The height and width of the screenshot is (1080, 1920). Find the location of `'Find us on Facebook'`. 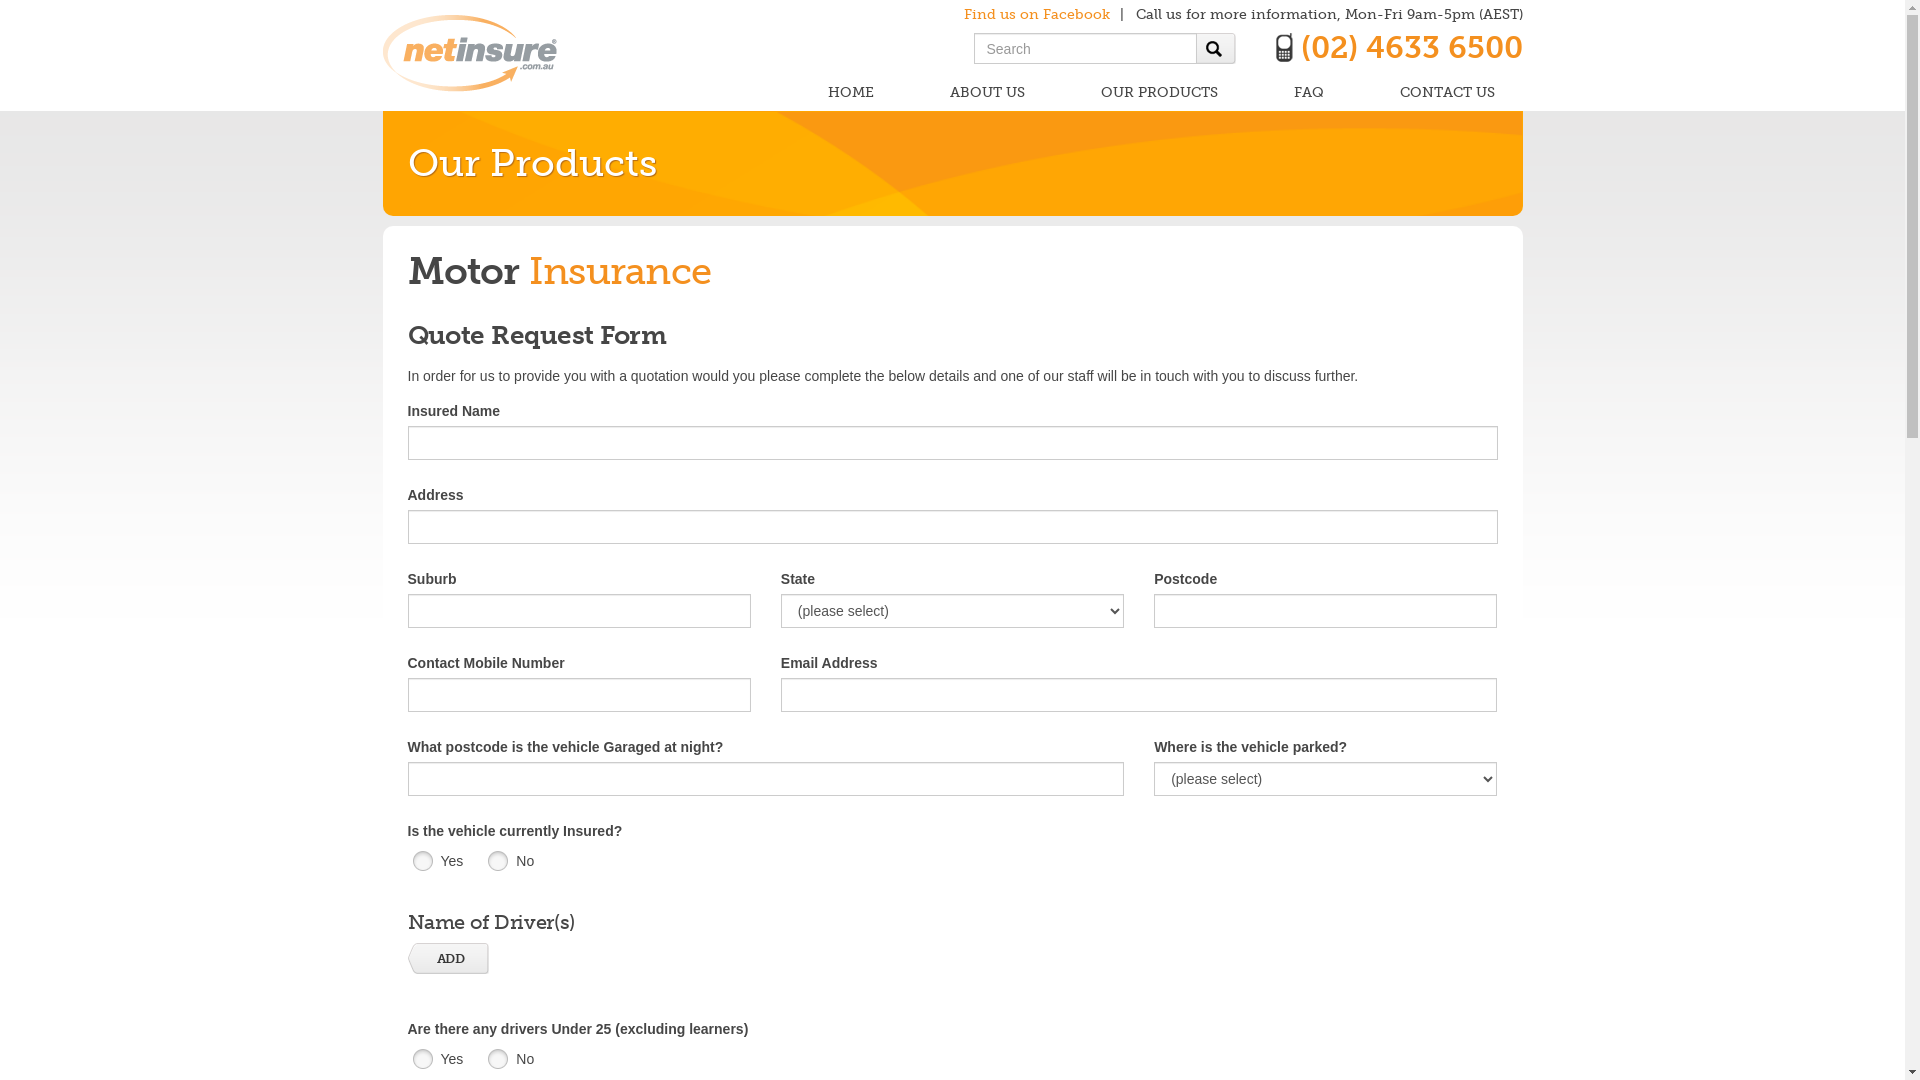

'Find us on Facebook' is located at coordinates (1036, 14).